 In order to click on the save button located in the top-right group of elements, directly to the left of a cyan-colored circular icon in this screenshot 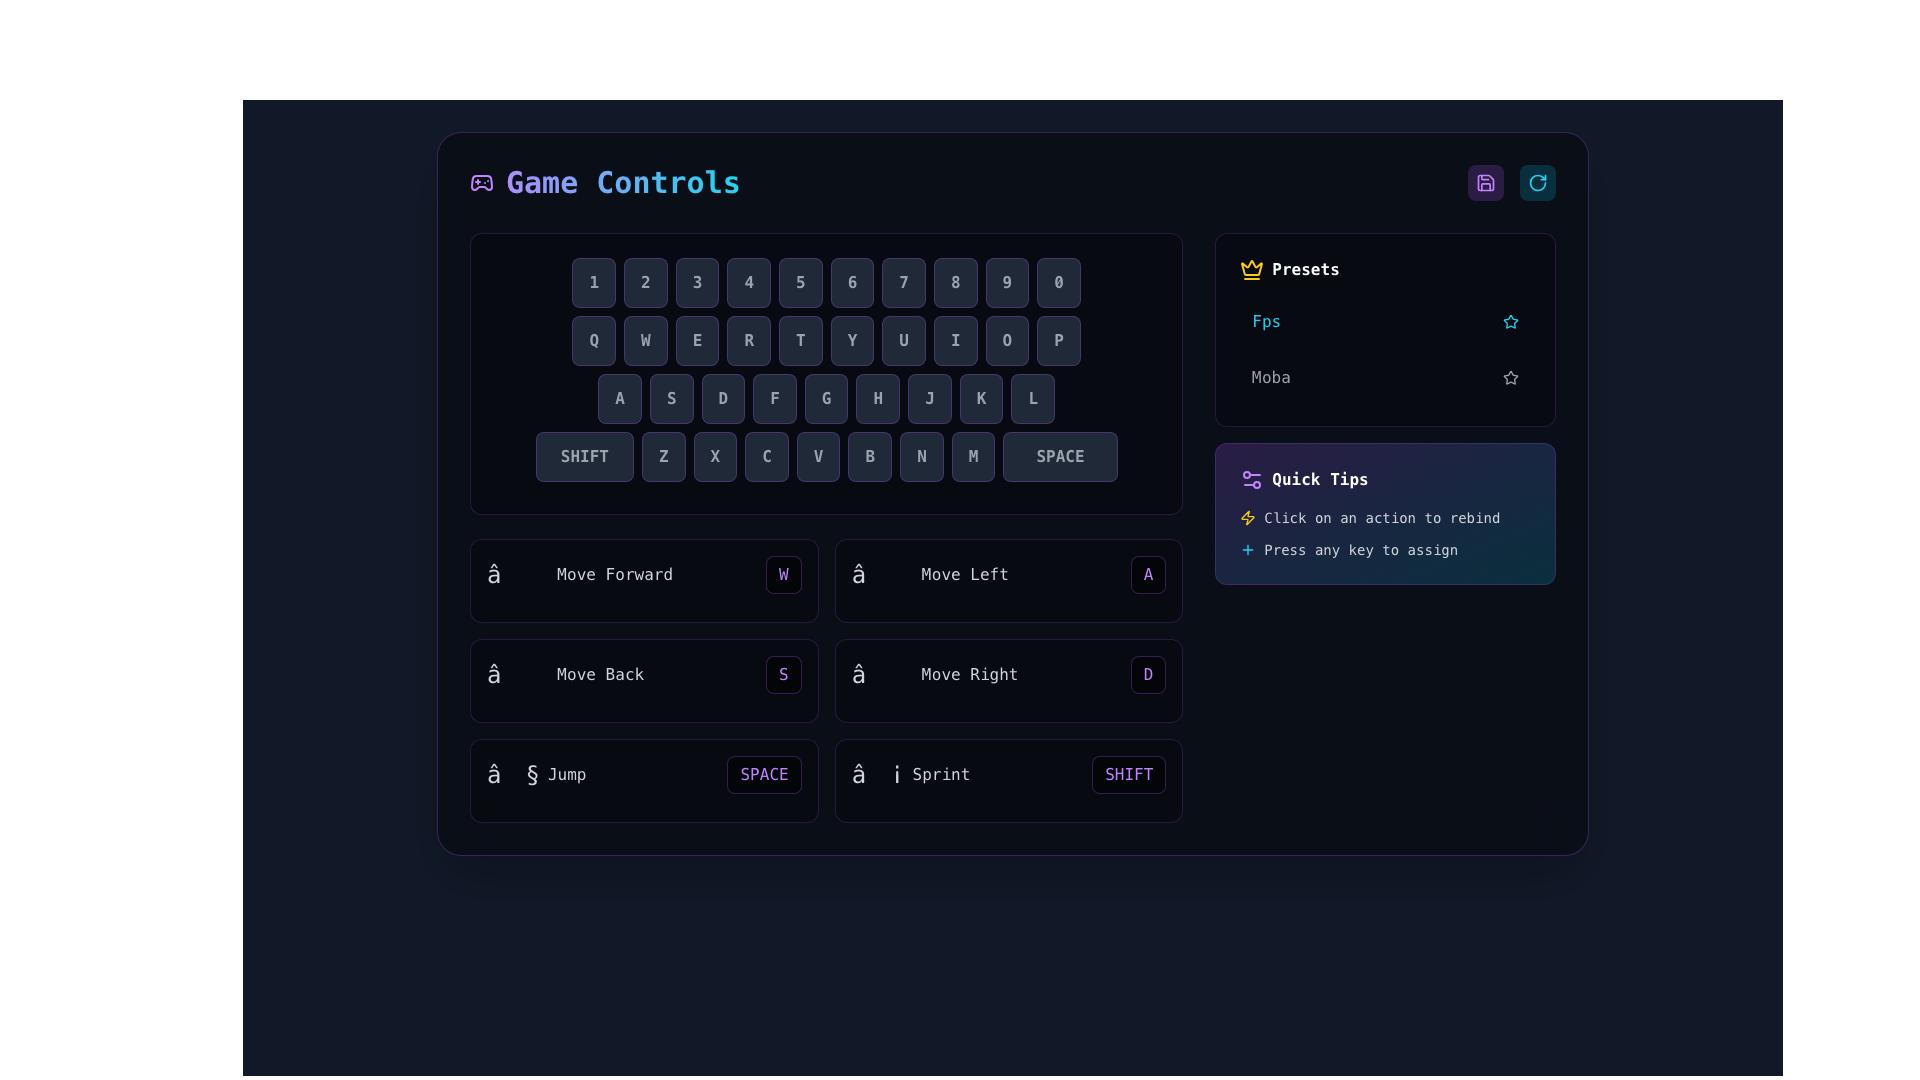, I will do `click(1486, 182)`.